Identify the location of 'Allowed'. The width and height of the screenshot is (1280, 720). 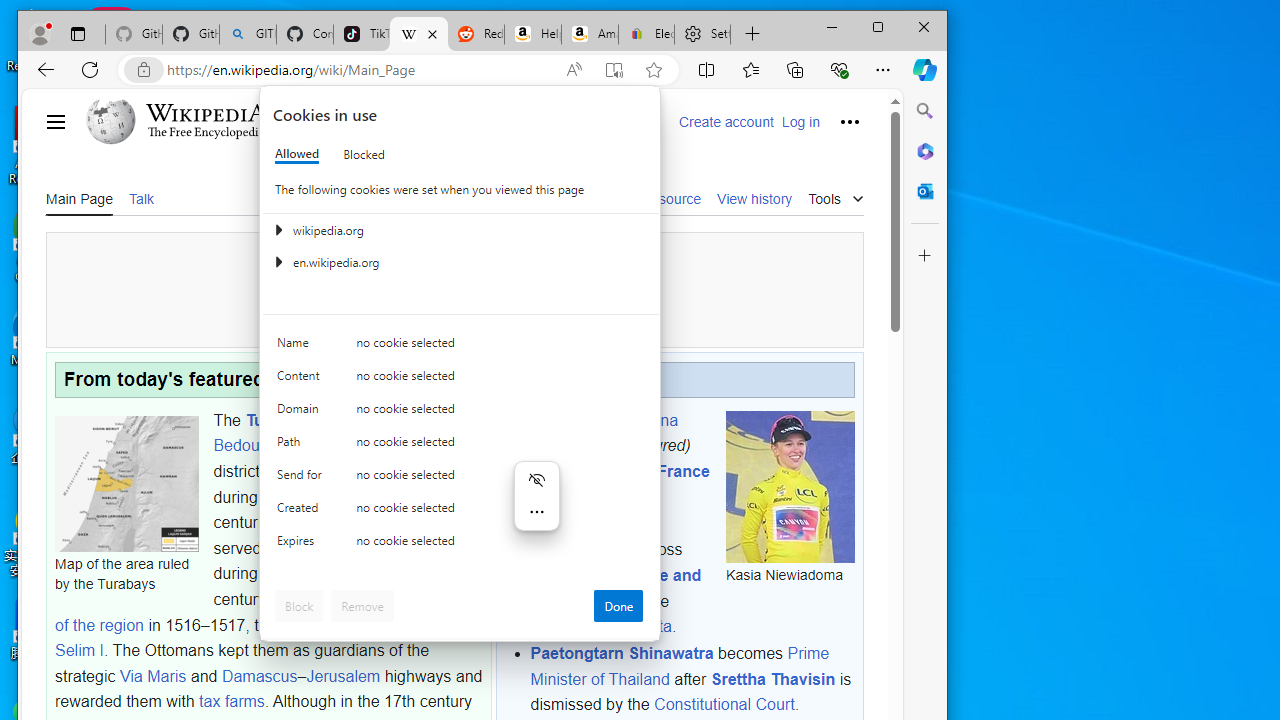
(295, 153).